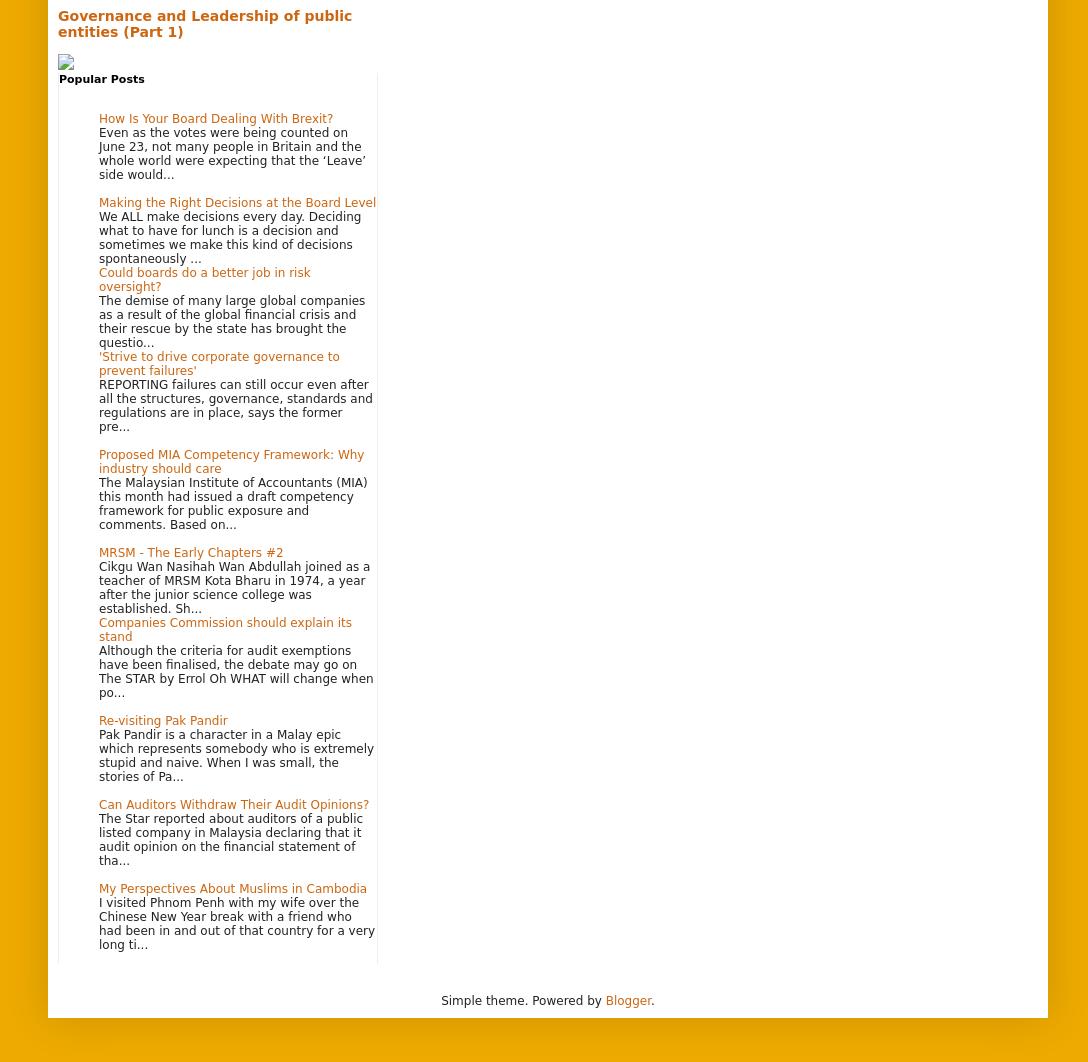  What do you see at coordinates (233, 803) in the screenshot?
I see `'Can Auditors Withdraw Their Audit Opinions?'` at bounding box center [233, 803].